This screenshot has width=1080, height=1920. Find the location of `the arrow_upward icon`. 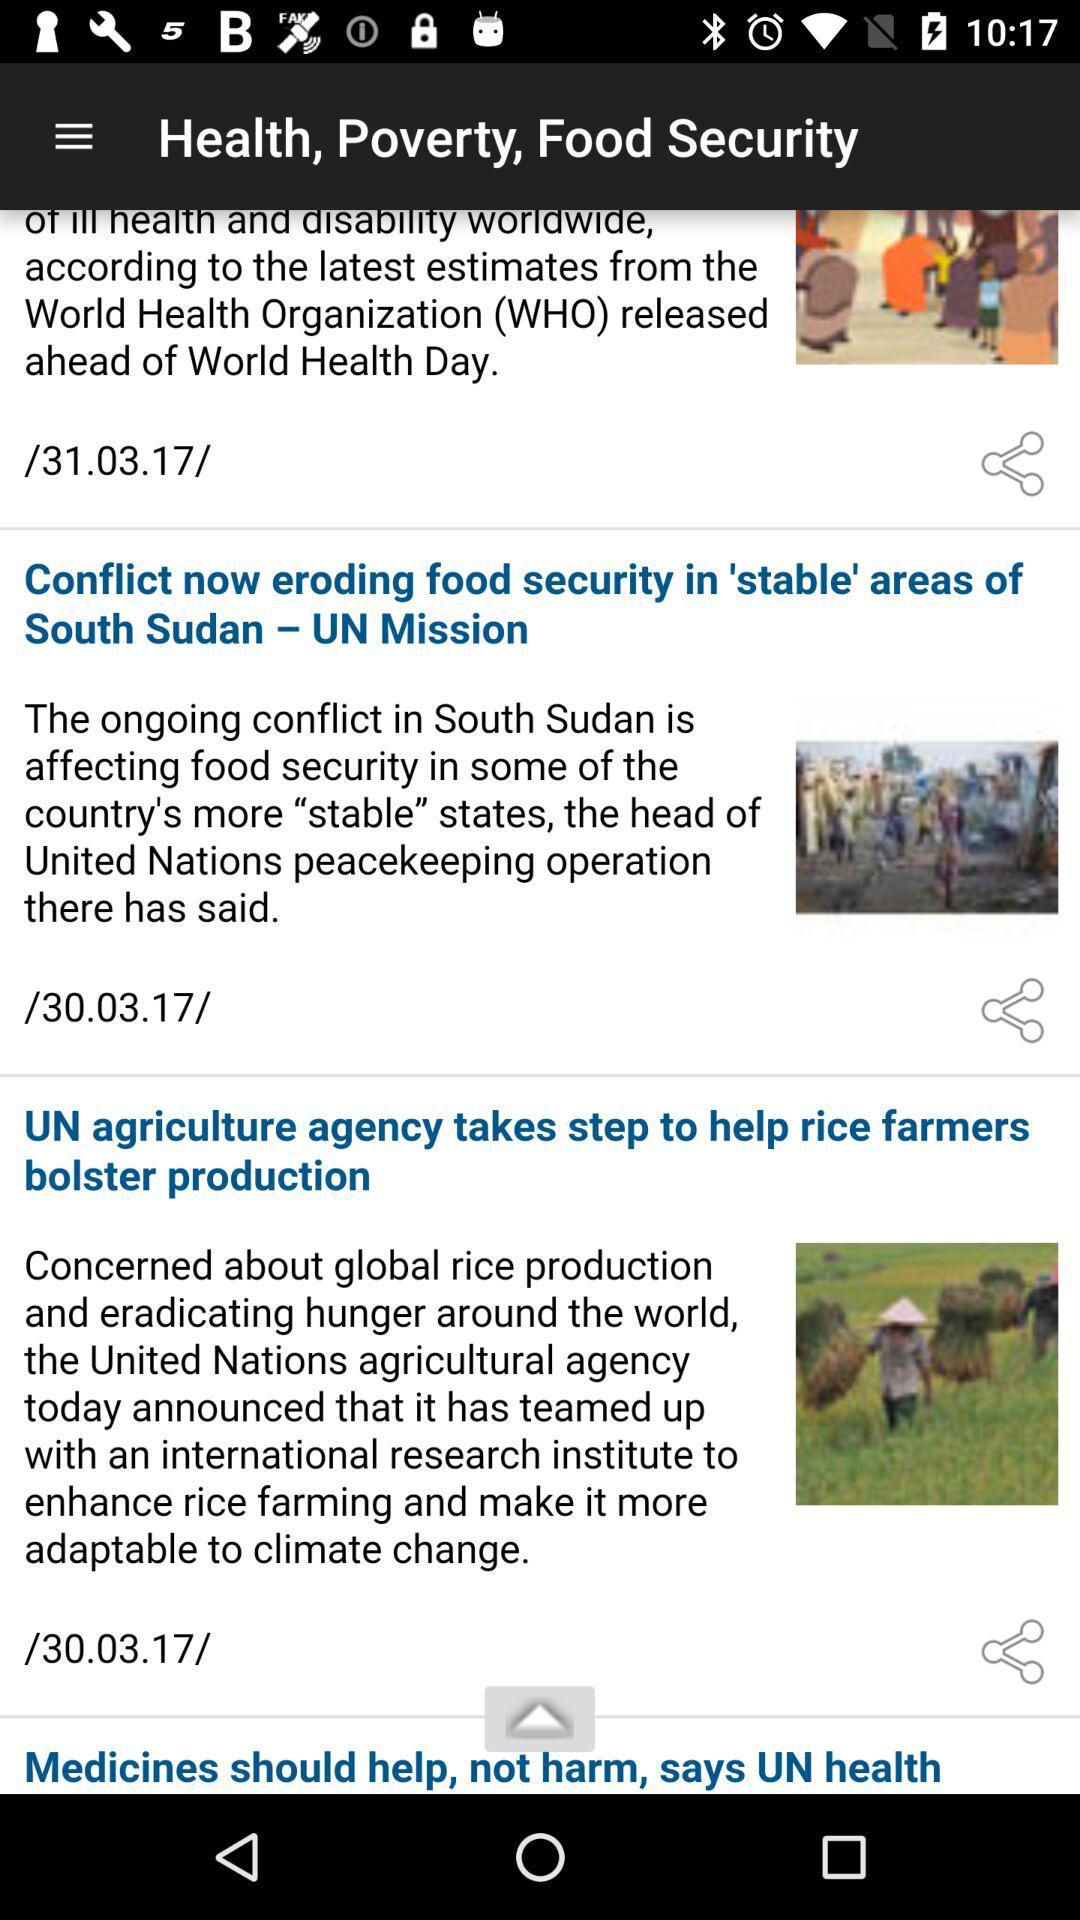

the arrow_upward icon is located at coordinates (538, 1717).